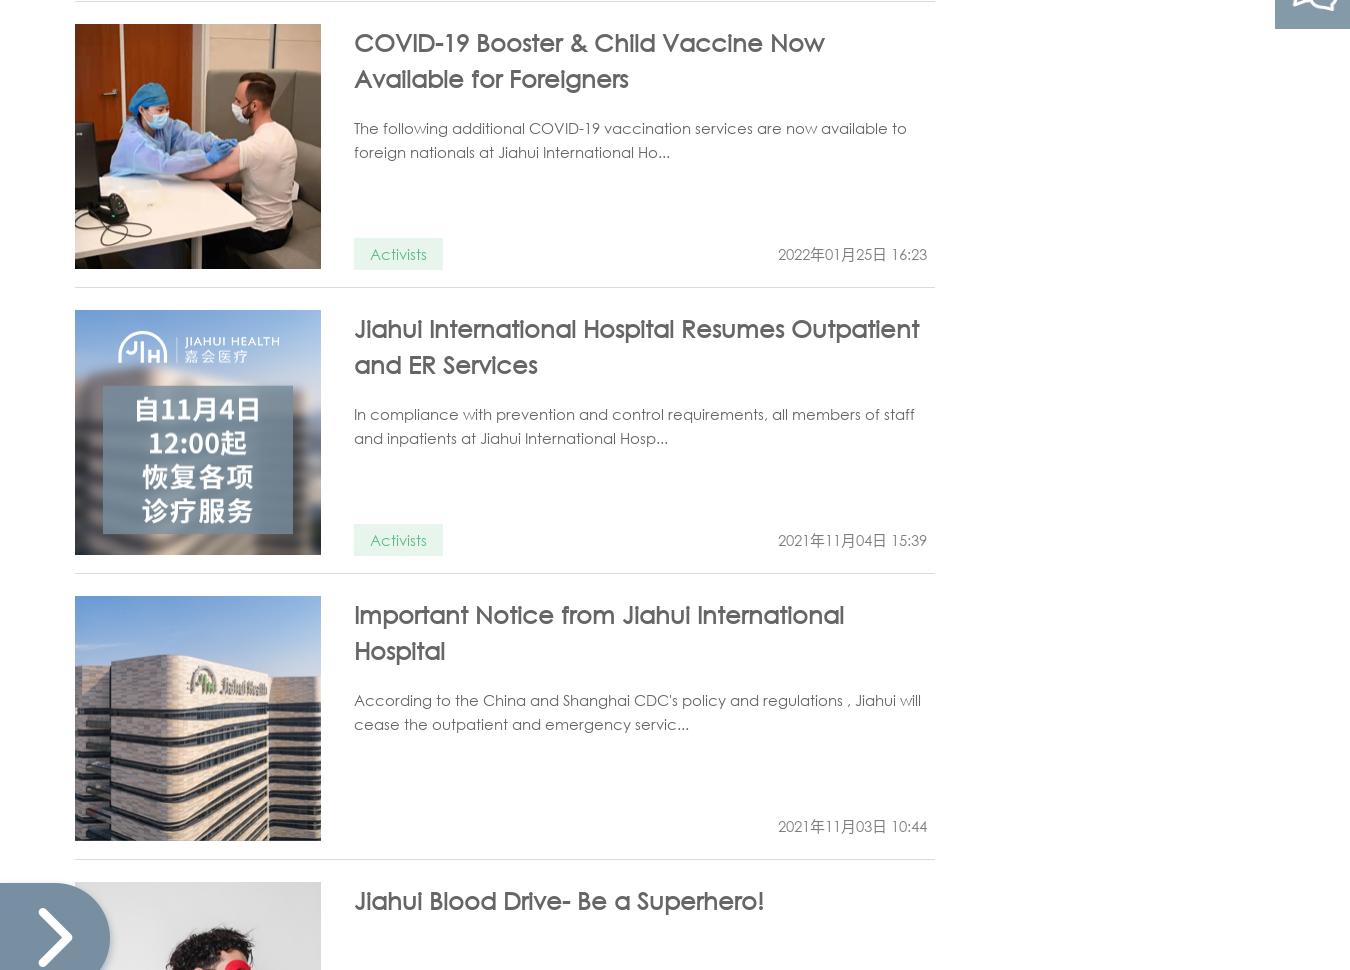  Describe the element at coordinates (636, 344) in the screenshot. I see `'Jiahui International Hospital Resumes Outpatient and ER Services'` at that location.